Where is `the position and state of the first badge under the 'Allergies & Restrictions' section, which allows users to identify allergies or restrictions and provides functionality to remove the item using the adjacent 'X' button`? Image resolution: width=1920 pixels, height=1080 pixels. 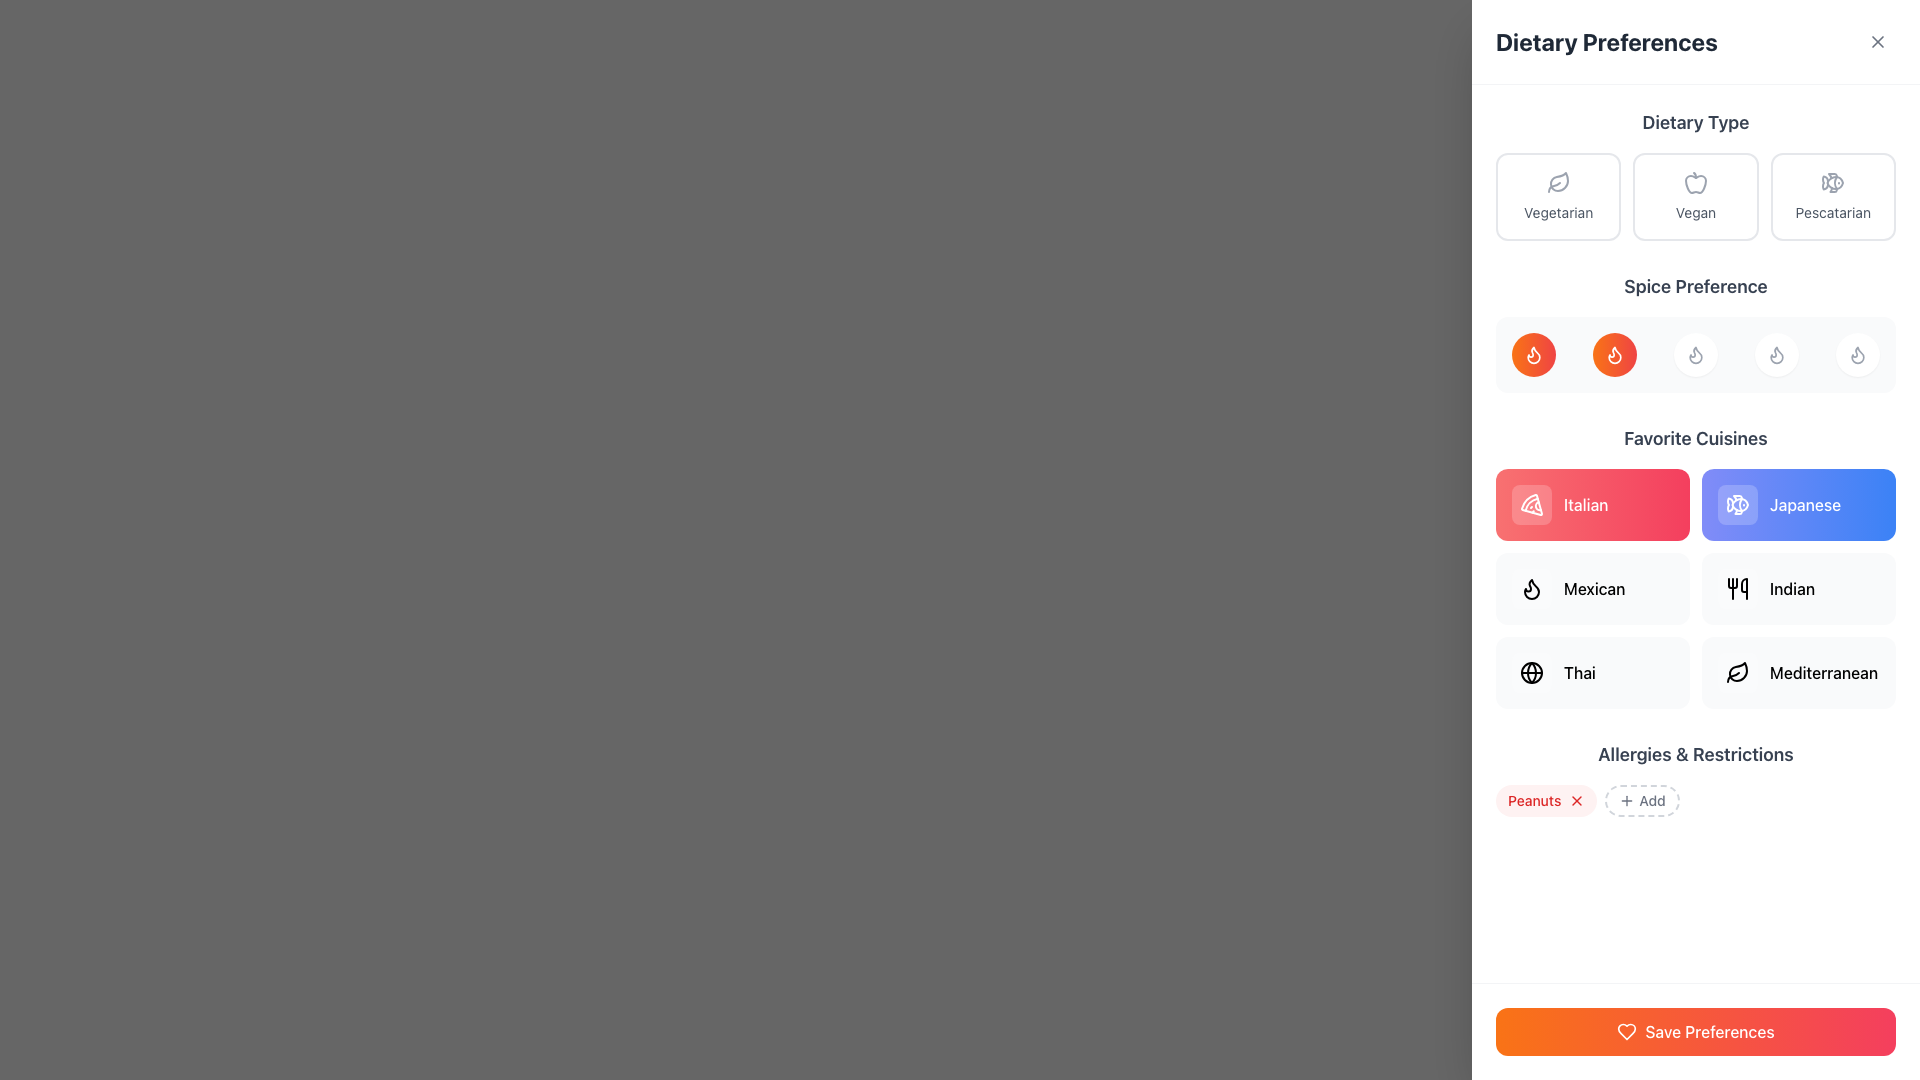 the position and state of the first badge under the 'Allergies & Restrictions' section, which allows users to identify allergies or restrictions and provides functionality to remove the item using the adjacent 'X' button is located at coordinates (1545, 800).